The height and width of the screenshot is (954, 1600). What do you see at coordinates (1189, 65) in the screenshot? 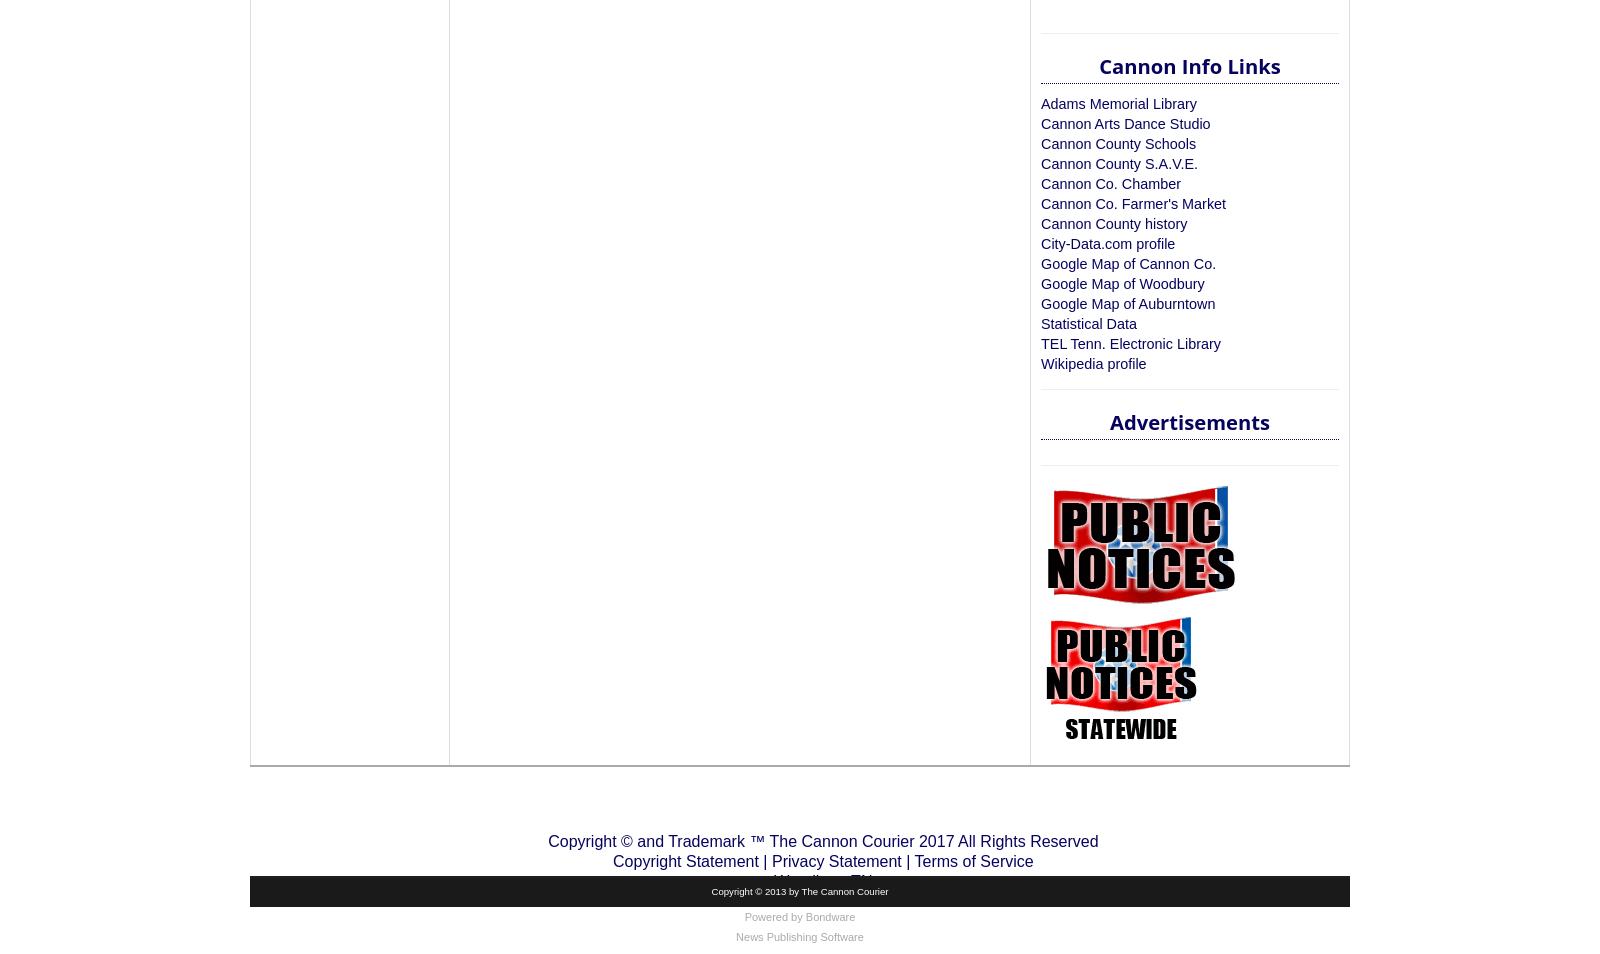
I see `'Cannon Info Links'` at bounding box center [1189, 65].